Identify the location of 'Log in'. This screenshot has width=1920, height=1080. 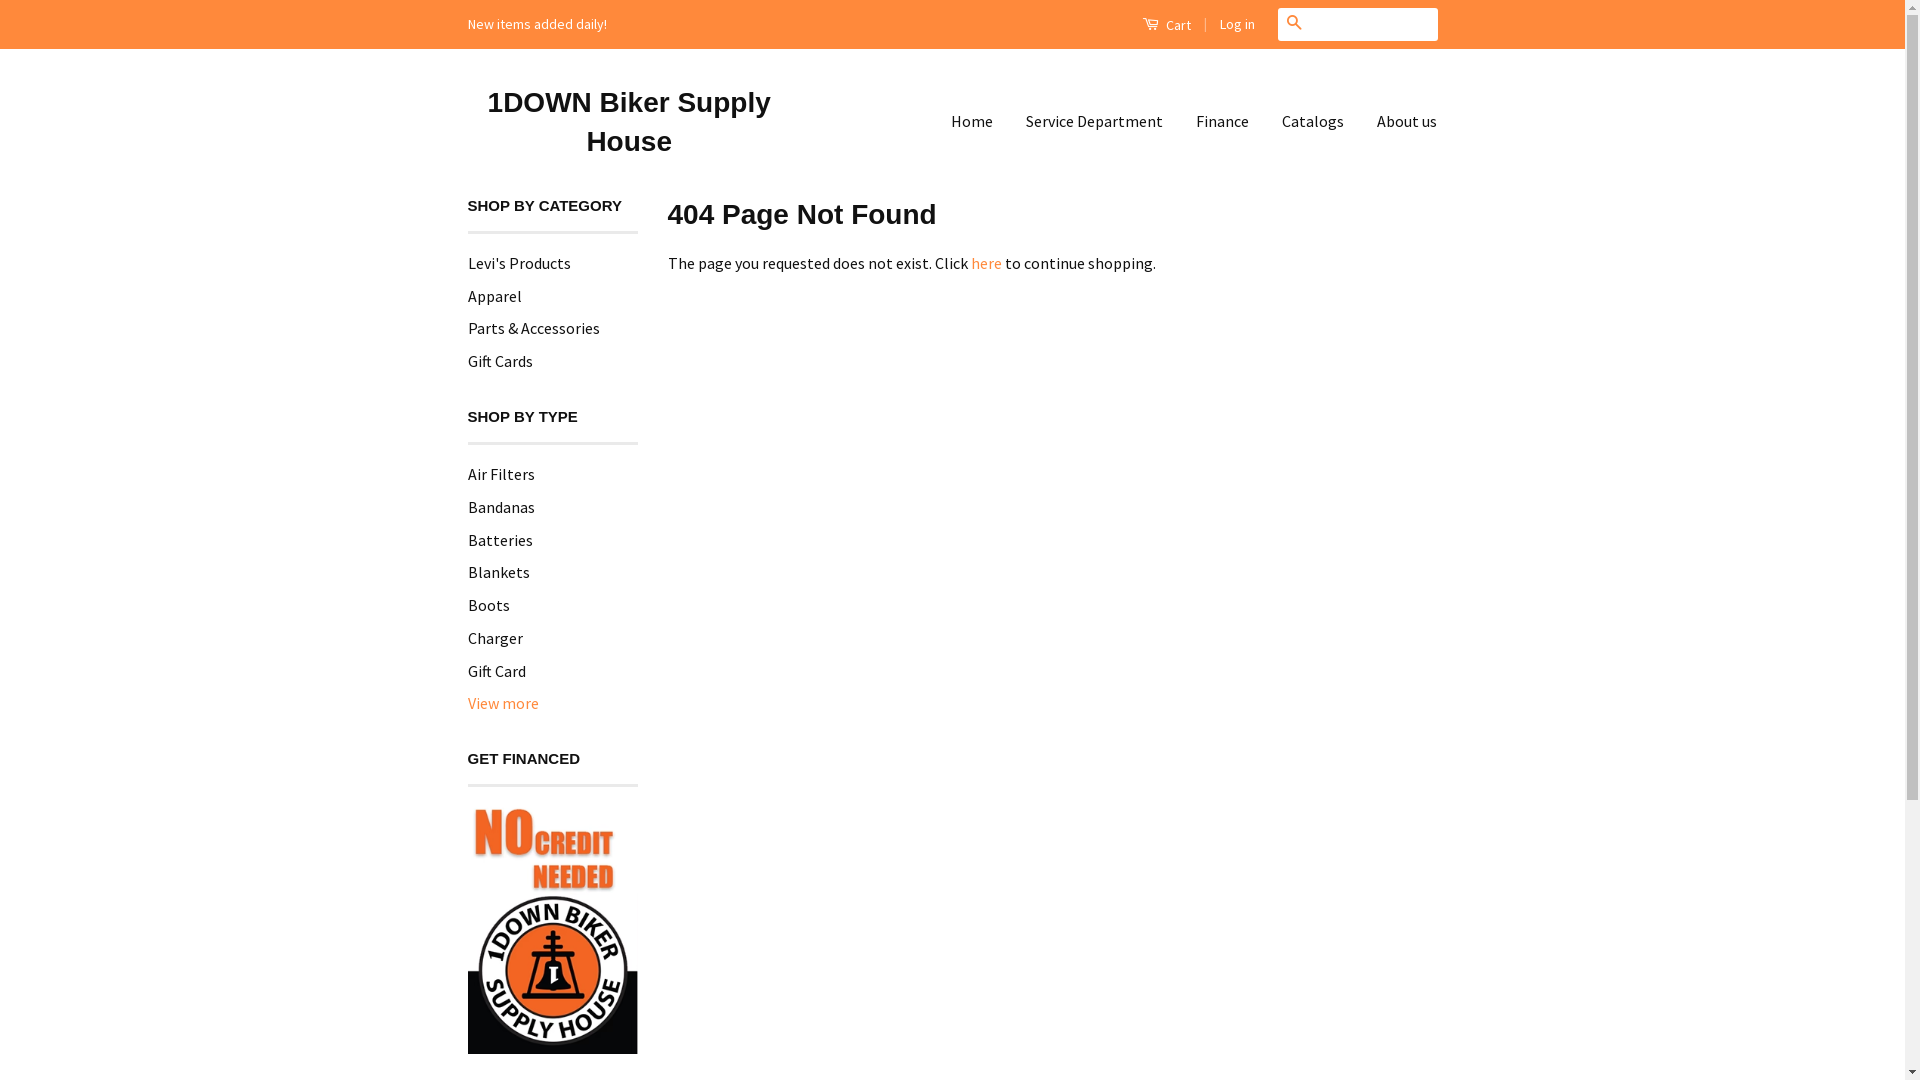
(1236, 23).